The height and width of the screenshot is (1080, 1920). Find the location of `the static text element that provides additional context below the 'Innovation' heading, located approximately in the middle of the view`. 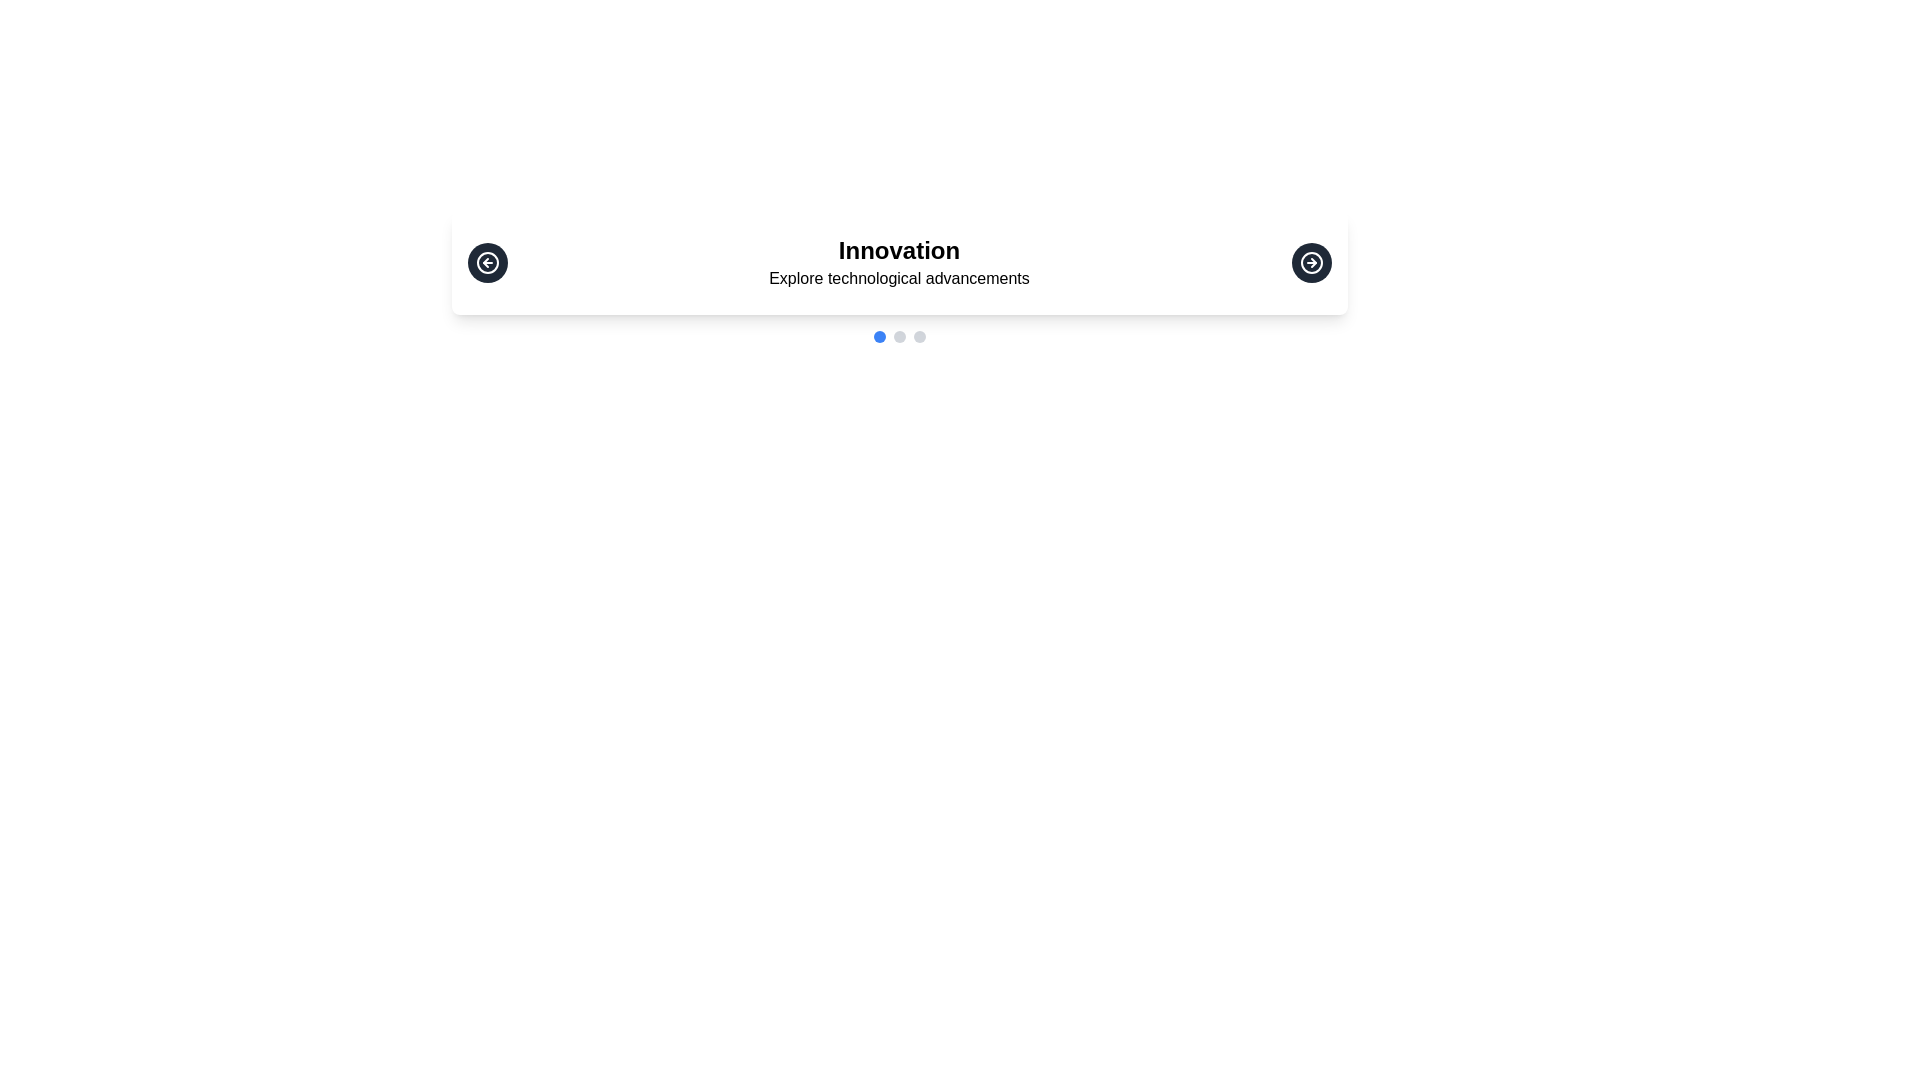

the static text element that provides additional context below the 'Innovation' heading, located approximately in the middle of the view is located at coordinates (898, 278).